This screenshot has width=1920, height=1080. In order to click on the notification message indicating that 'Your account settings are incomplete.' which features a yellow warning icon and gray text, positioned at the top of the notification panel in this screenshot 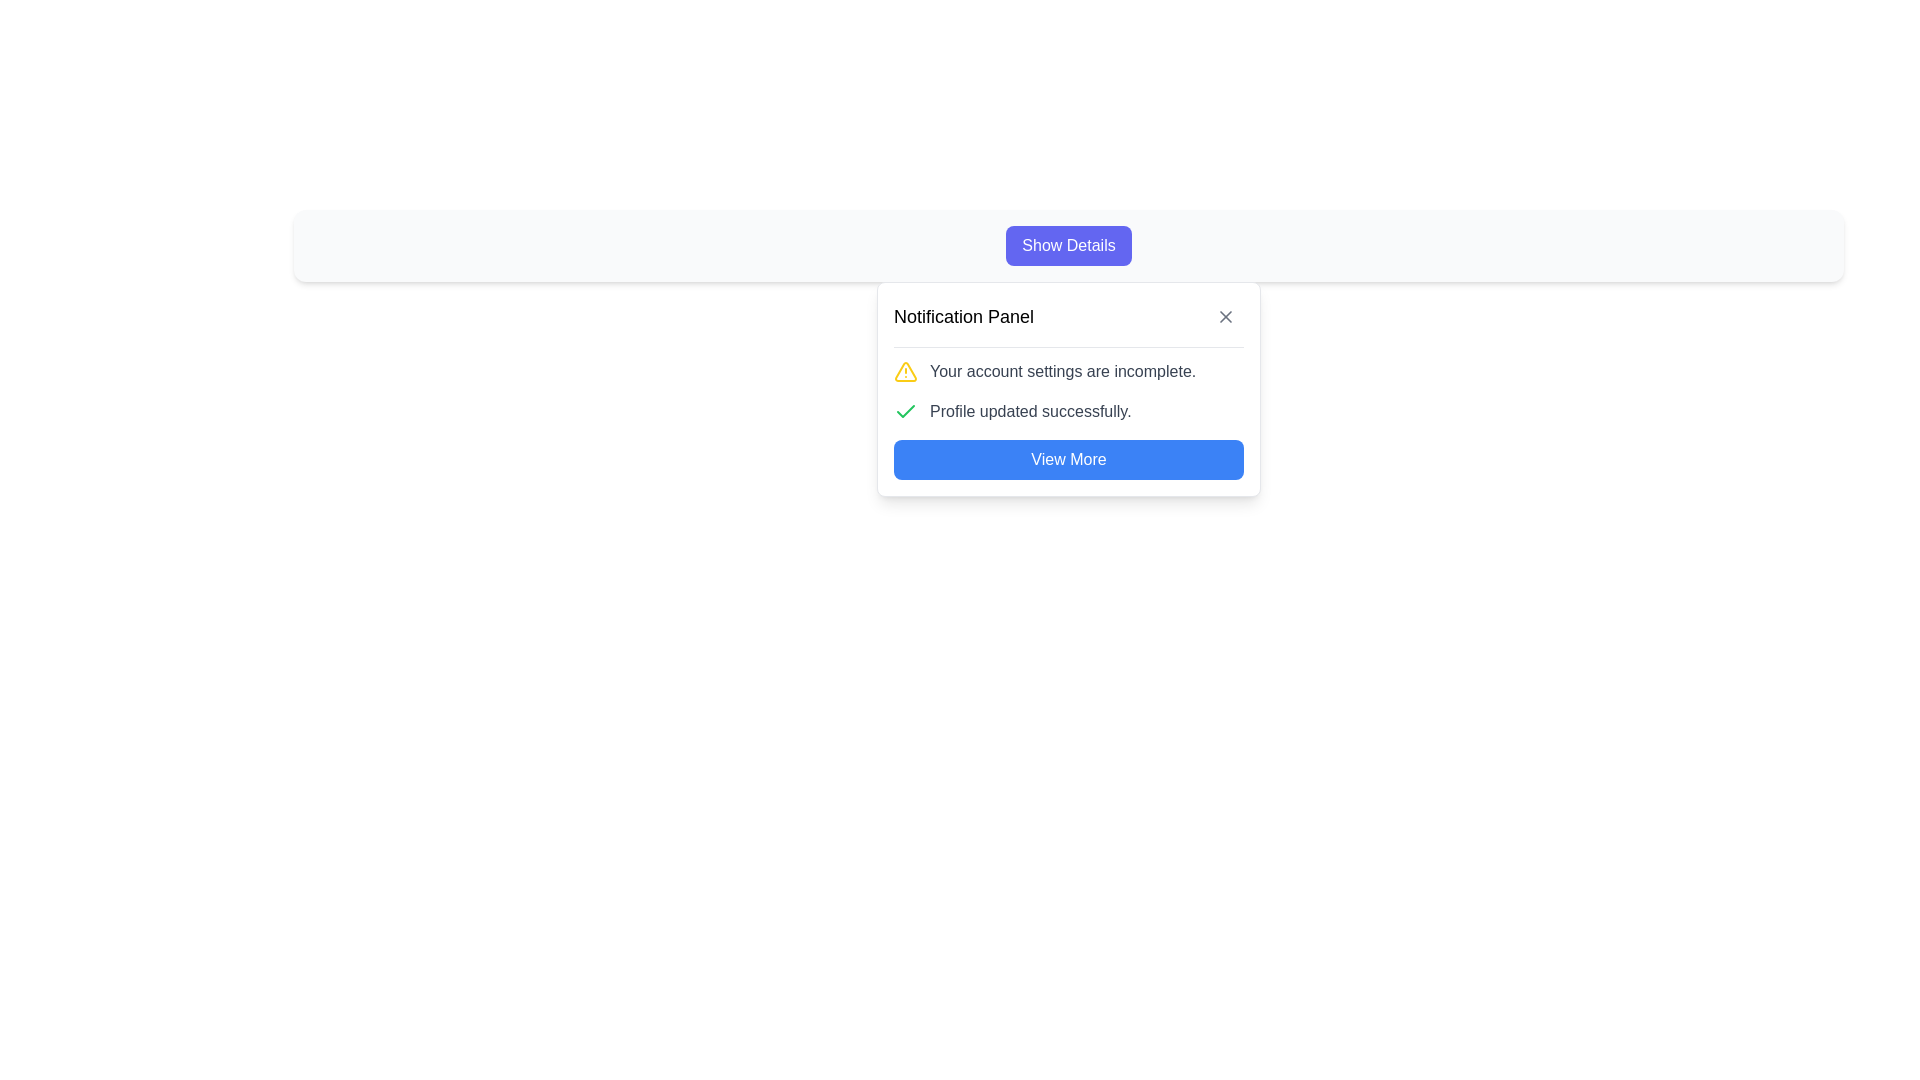, I will do `click(1068, 371)`.